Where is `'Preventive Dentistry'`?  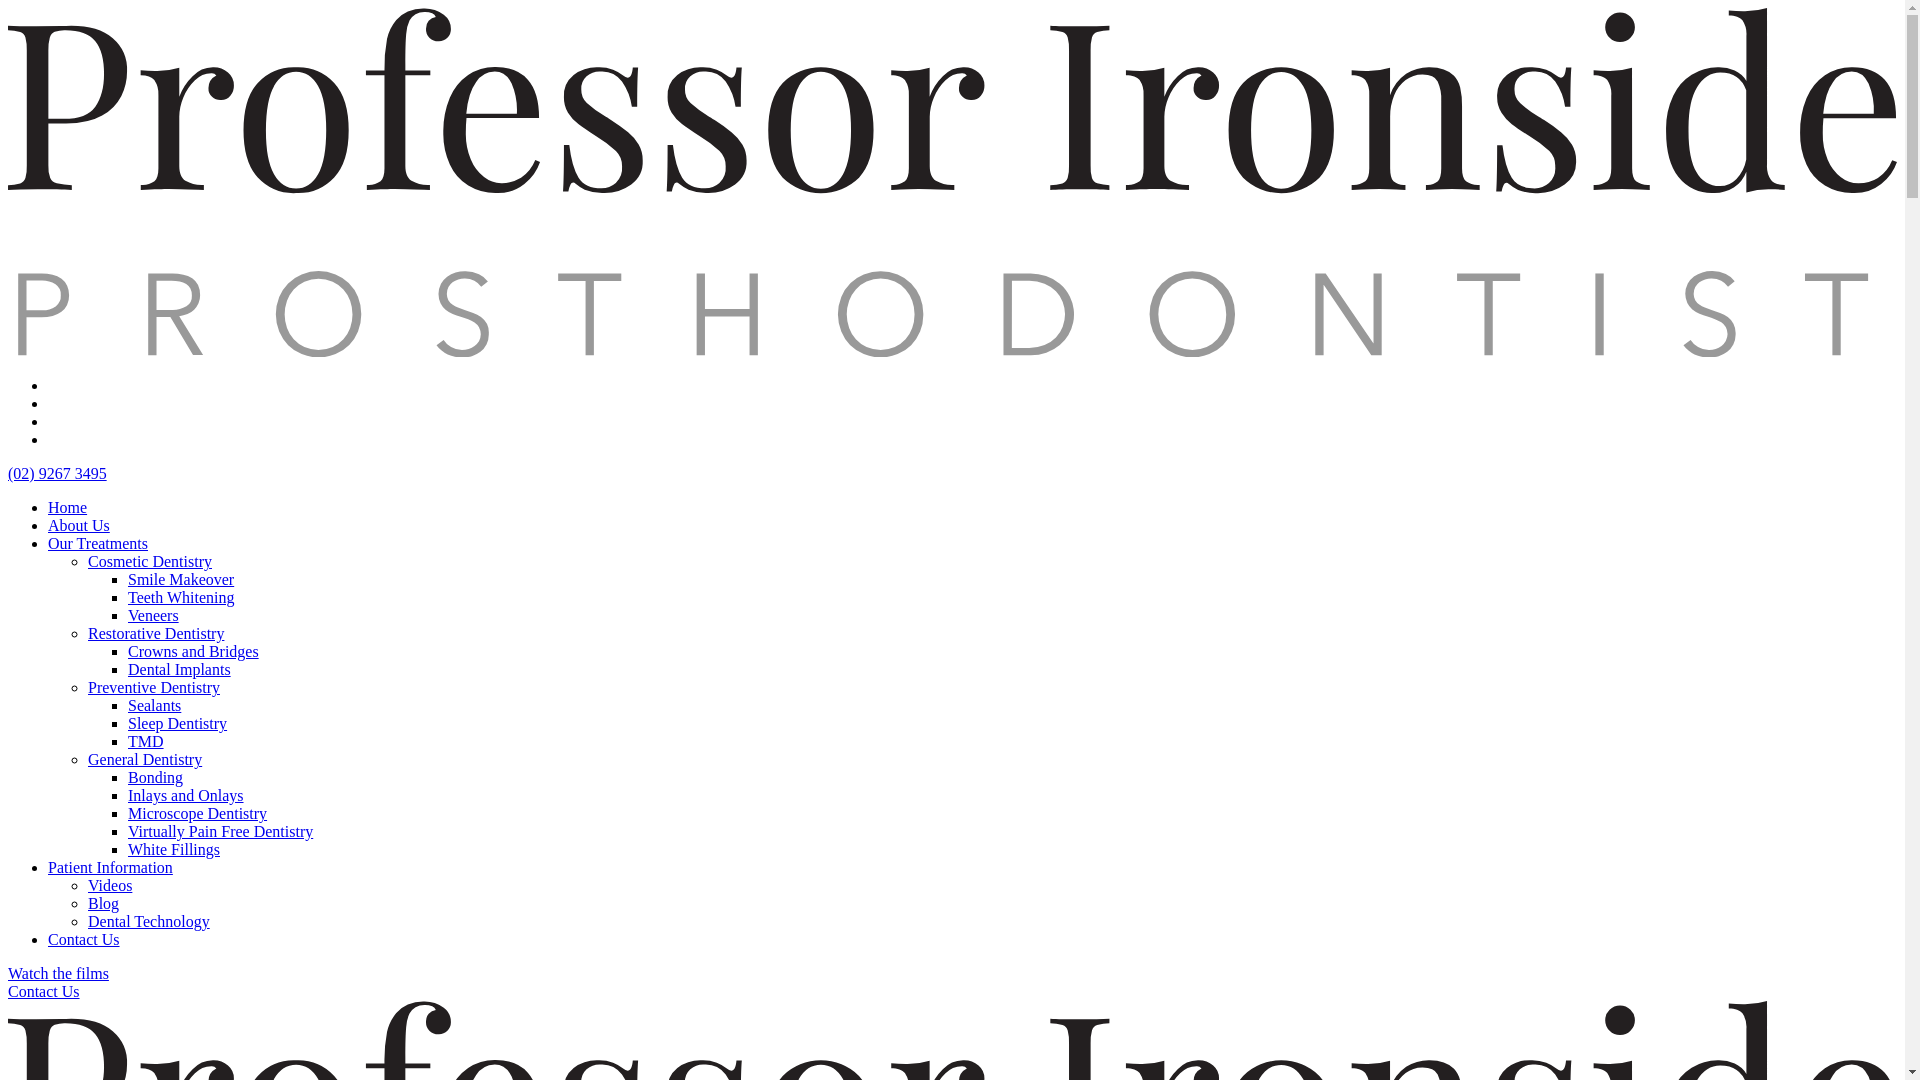 'Preventive Dentistry' is located at coordinates (86, 686).